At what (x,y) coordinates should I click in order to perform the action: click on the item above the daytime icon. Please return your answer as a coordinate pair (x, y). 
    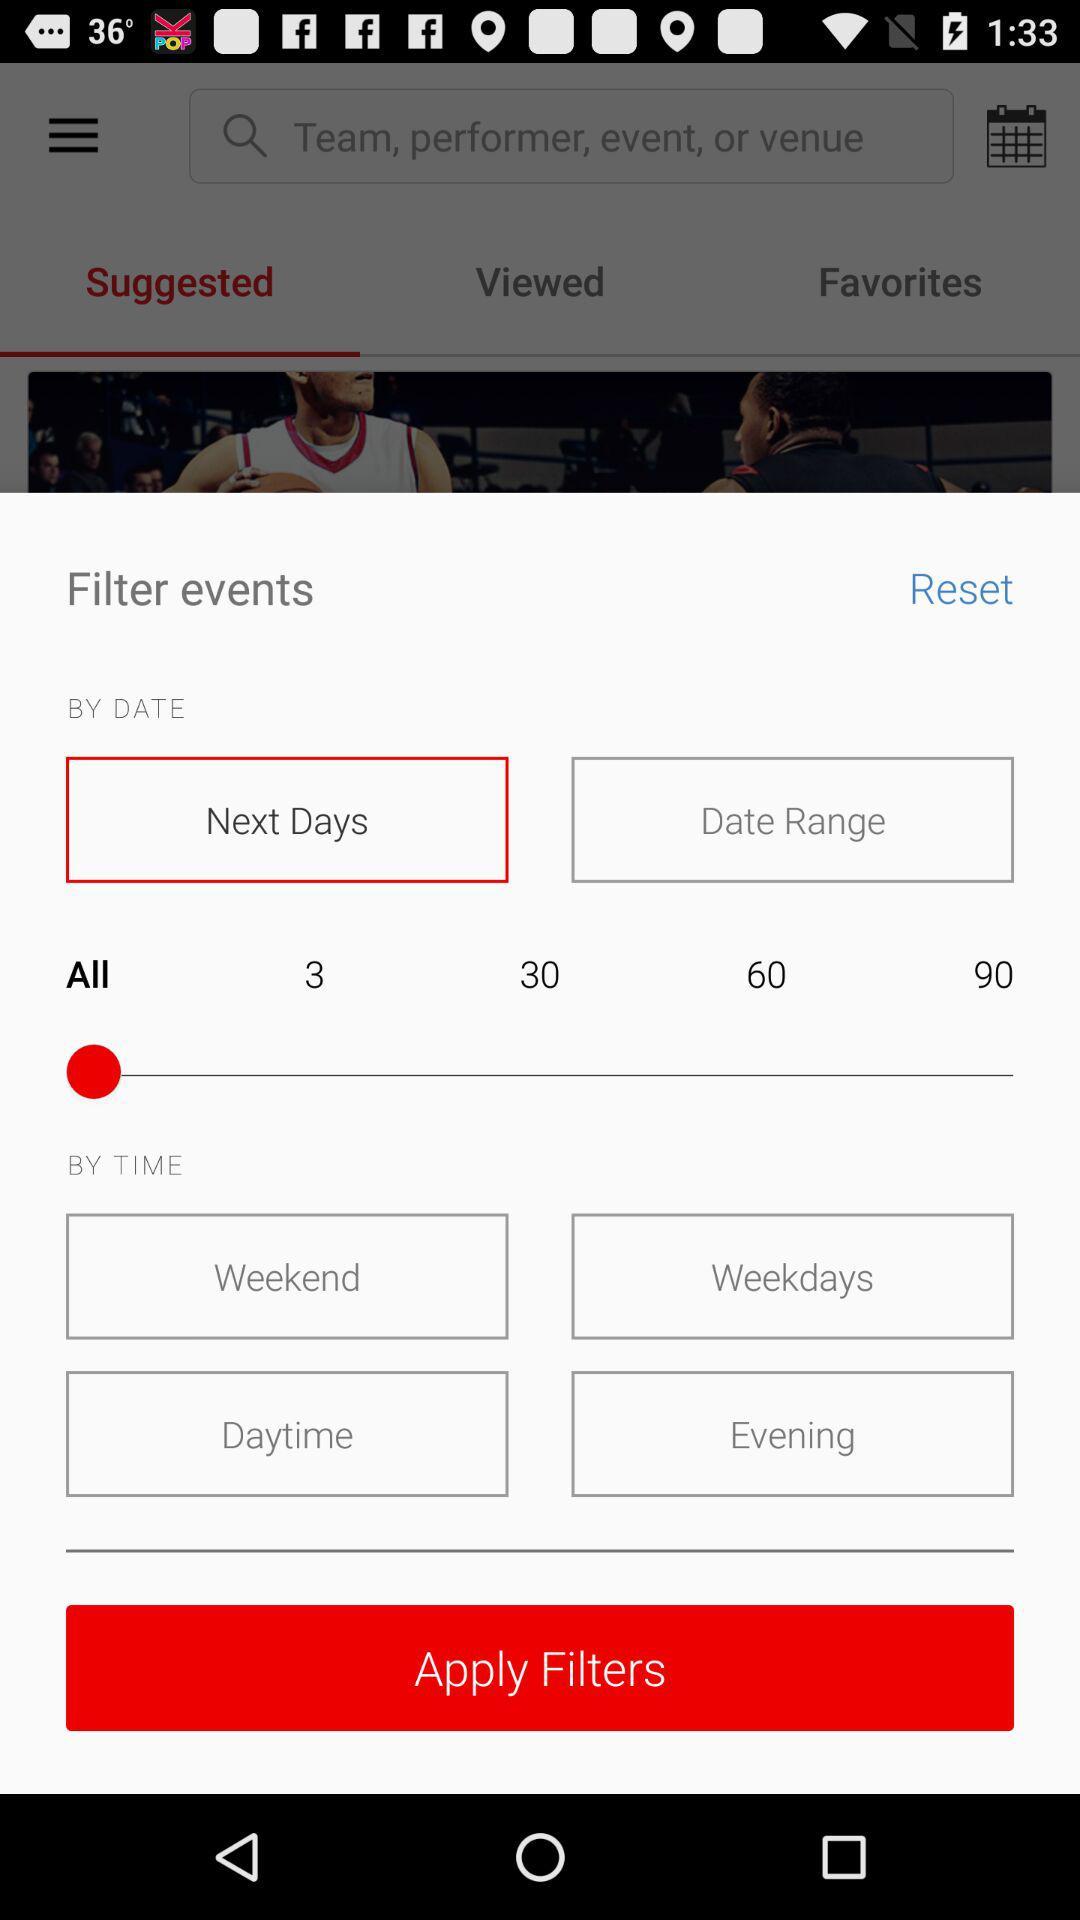
    Looking at the image, I should click on (287, 1275).